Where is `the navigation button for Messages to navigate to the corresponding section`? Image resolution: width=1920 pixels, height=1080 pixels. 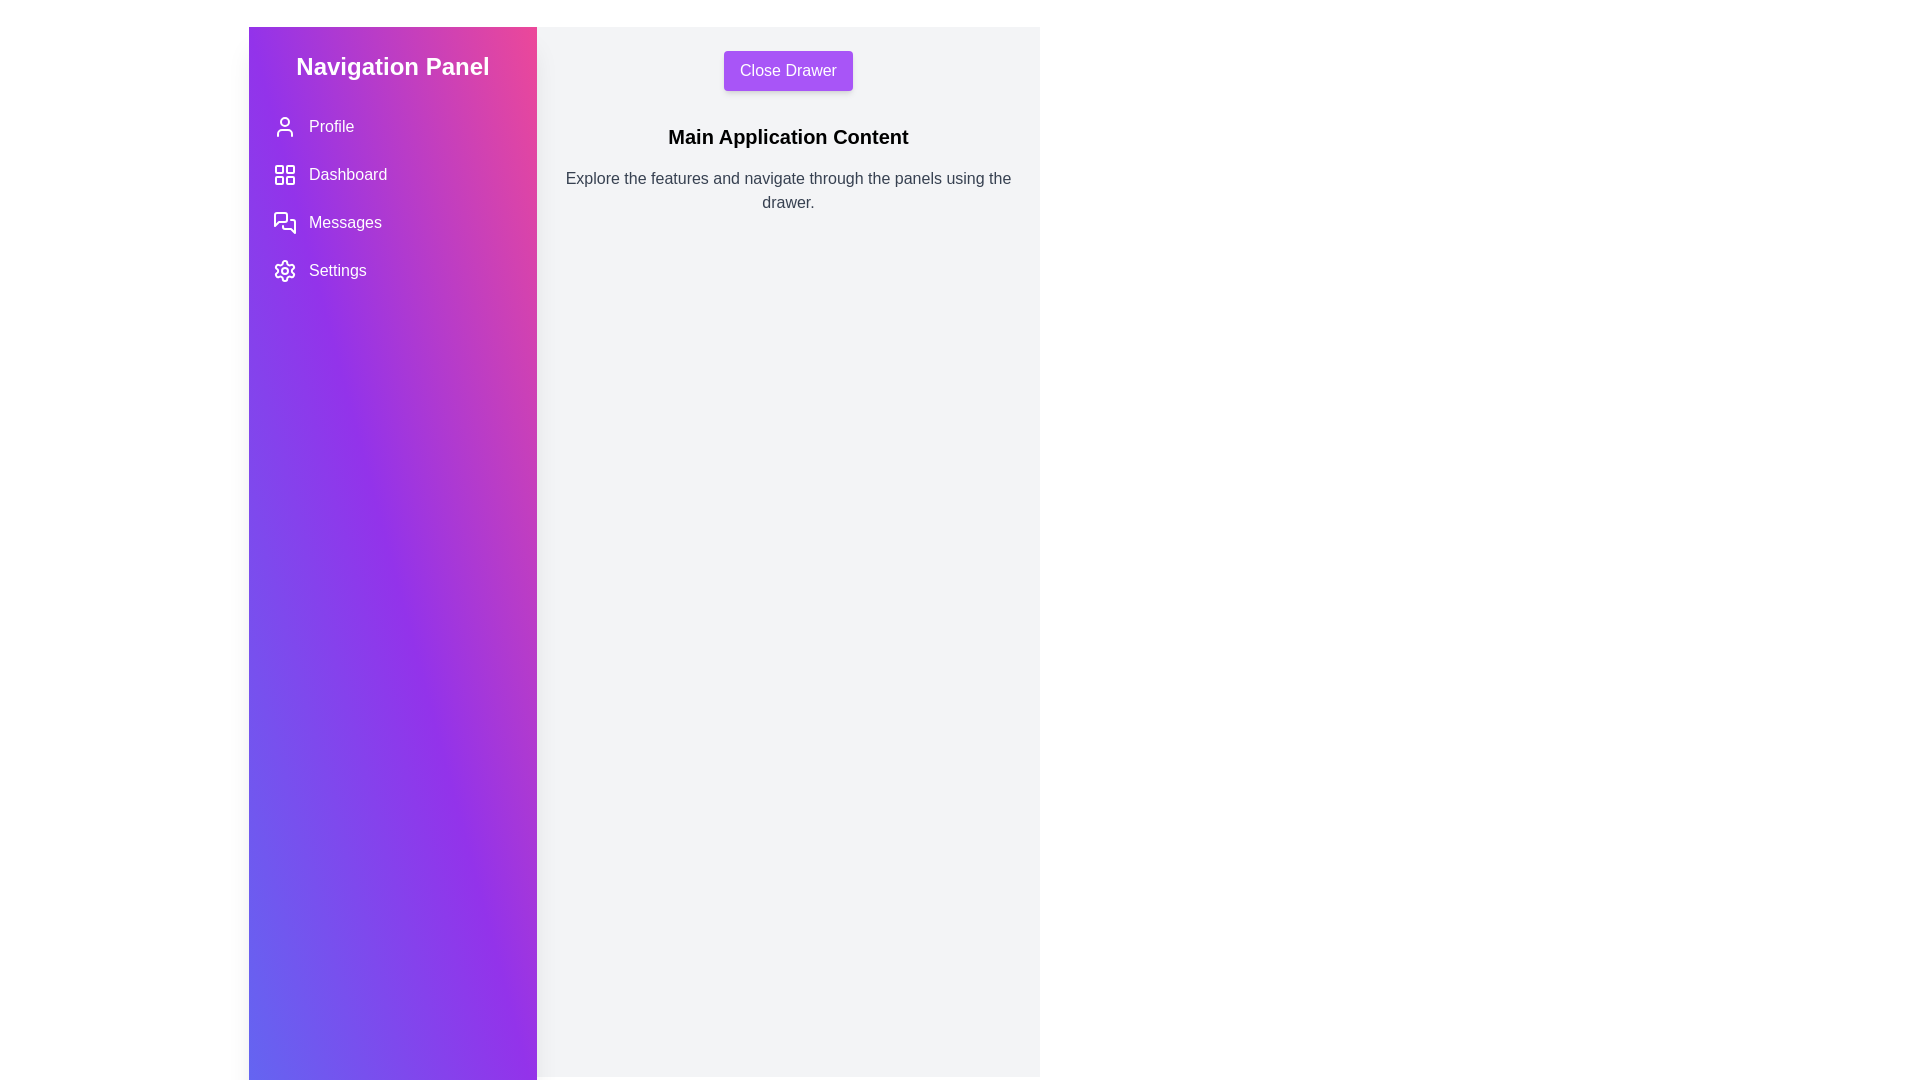
the navigation button for Messages to navigate to the corresponding section is located at coordinates (393, 223).